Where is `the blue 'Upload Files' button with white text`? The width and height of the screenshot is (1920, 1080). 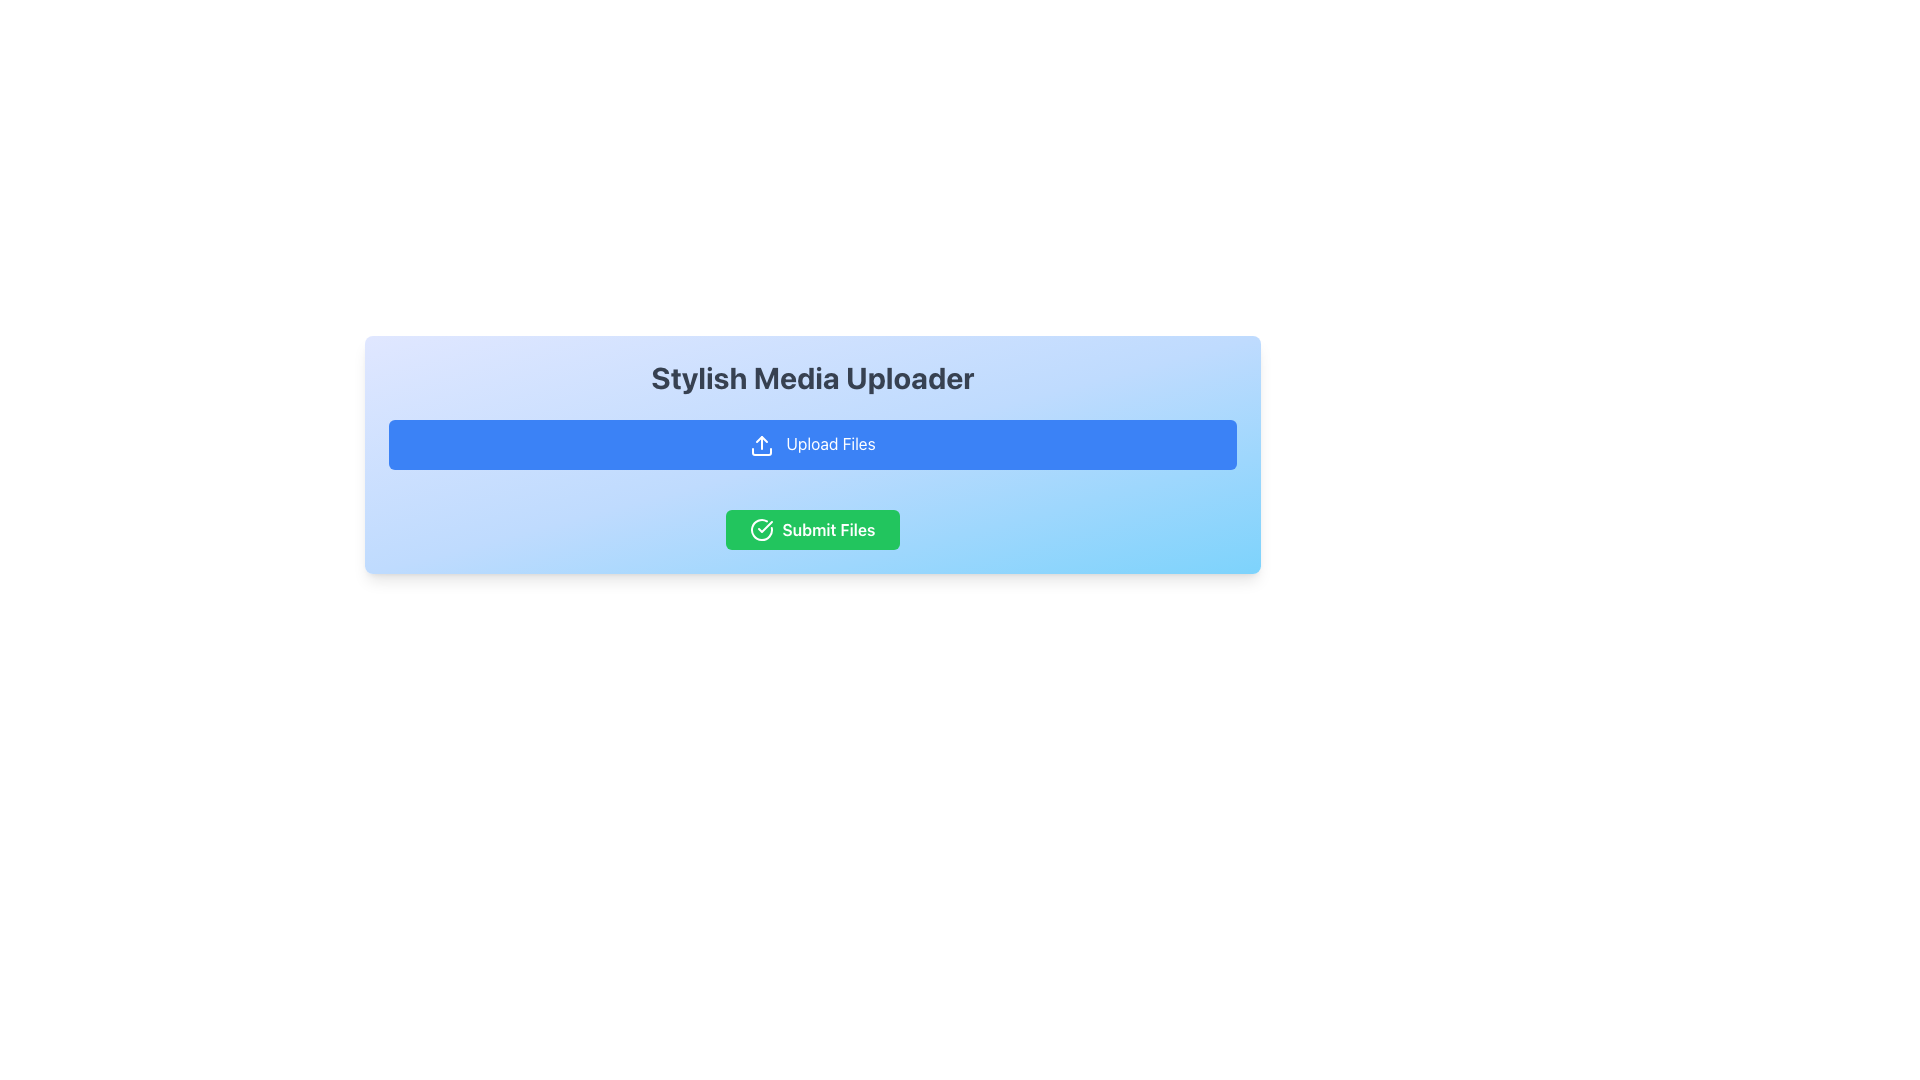 the blue 'Upload Files' button with white text is located at coordinates (812, 442).